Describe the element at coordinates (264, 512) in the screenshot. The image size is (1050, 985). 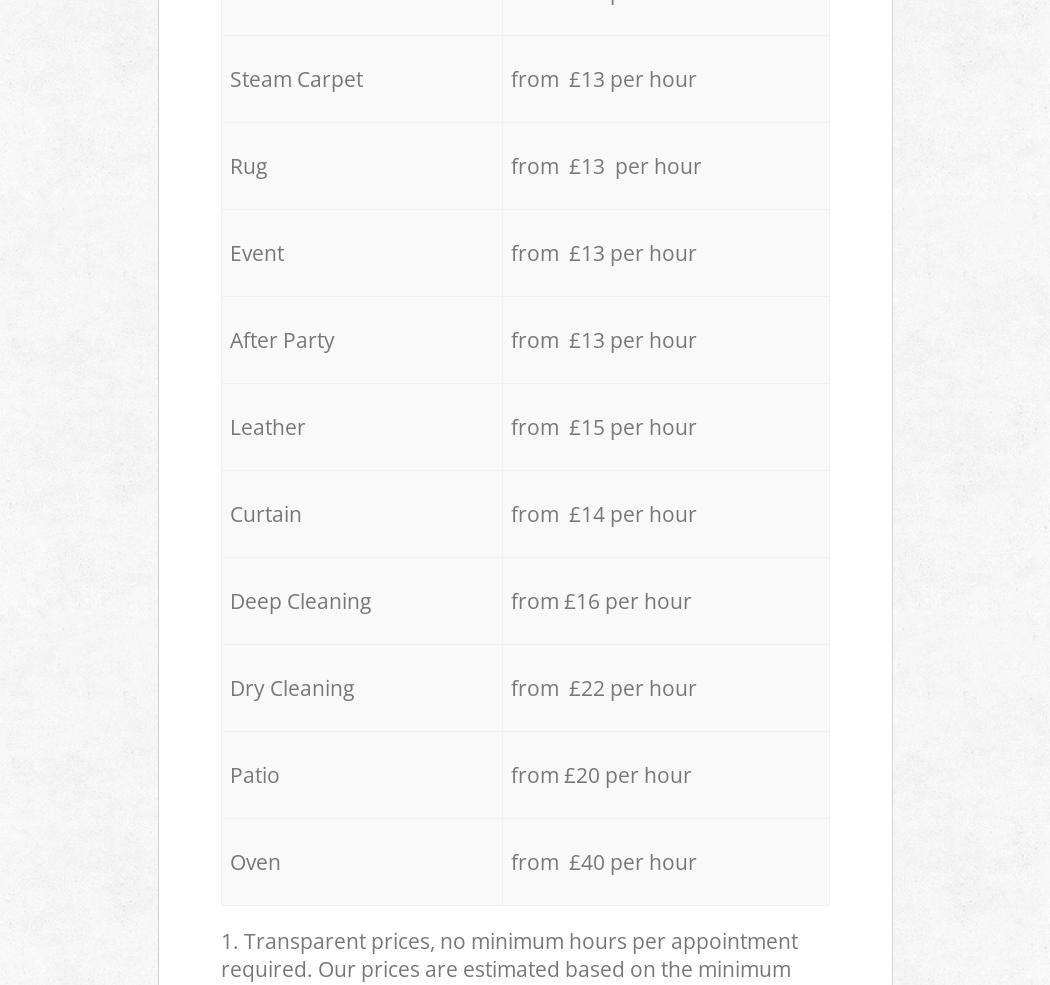
I see `'Curtain'` at that location.